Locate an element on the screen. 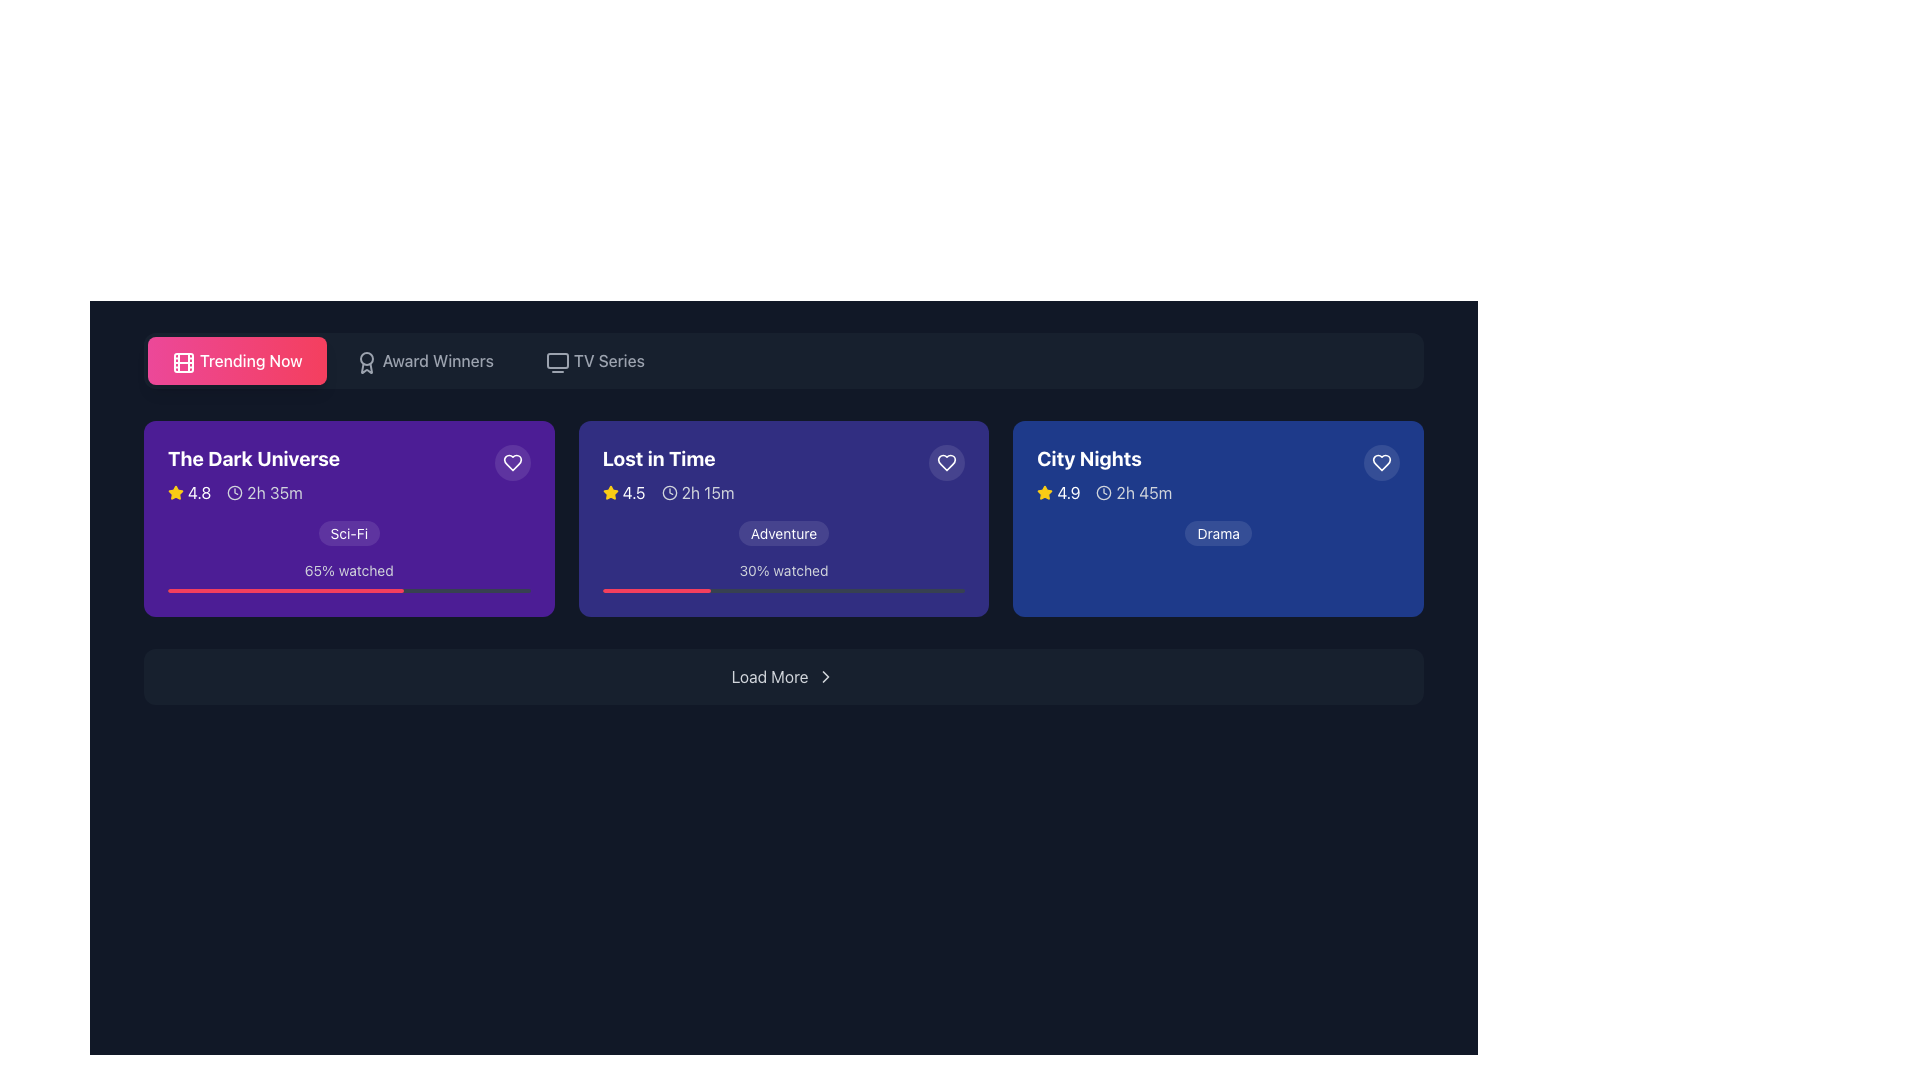  the 'Trending Now' text label embedded within the button is located at coordinates (250, 361).